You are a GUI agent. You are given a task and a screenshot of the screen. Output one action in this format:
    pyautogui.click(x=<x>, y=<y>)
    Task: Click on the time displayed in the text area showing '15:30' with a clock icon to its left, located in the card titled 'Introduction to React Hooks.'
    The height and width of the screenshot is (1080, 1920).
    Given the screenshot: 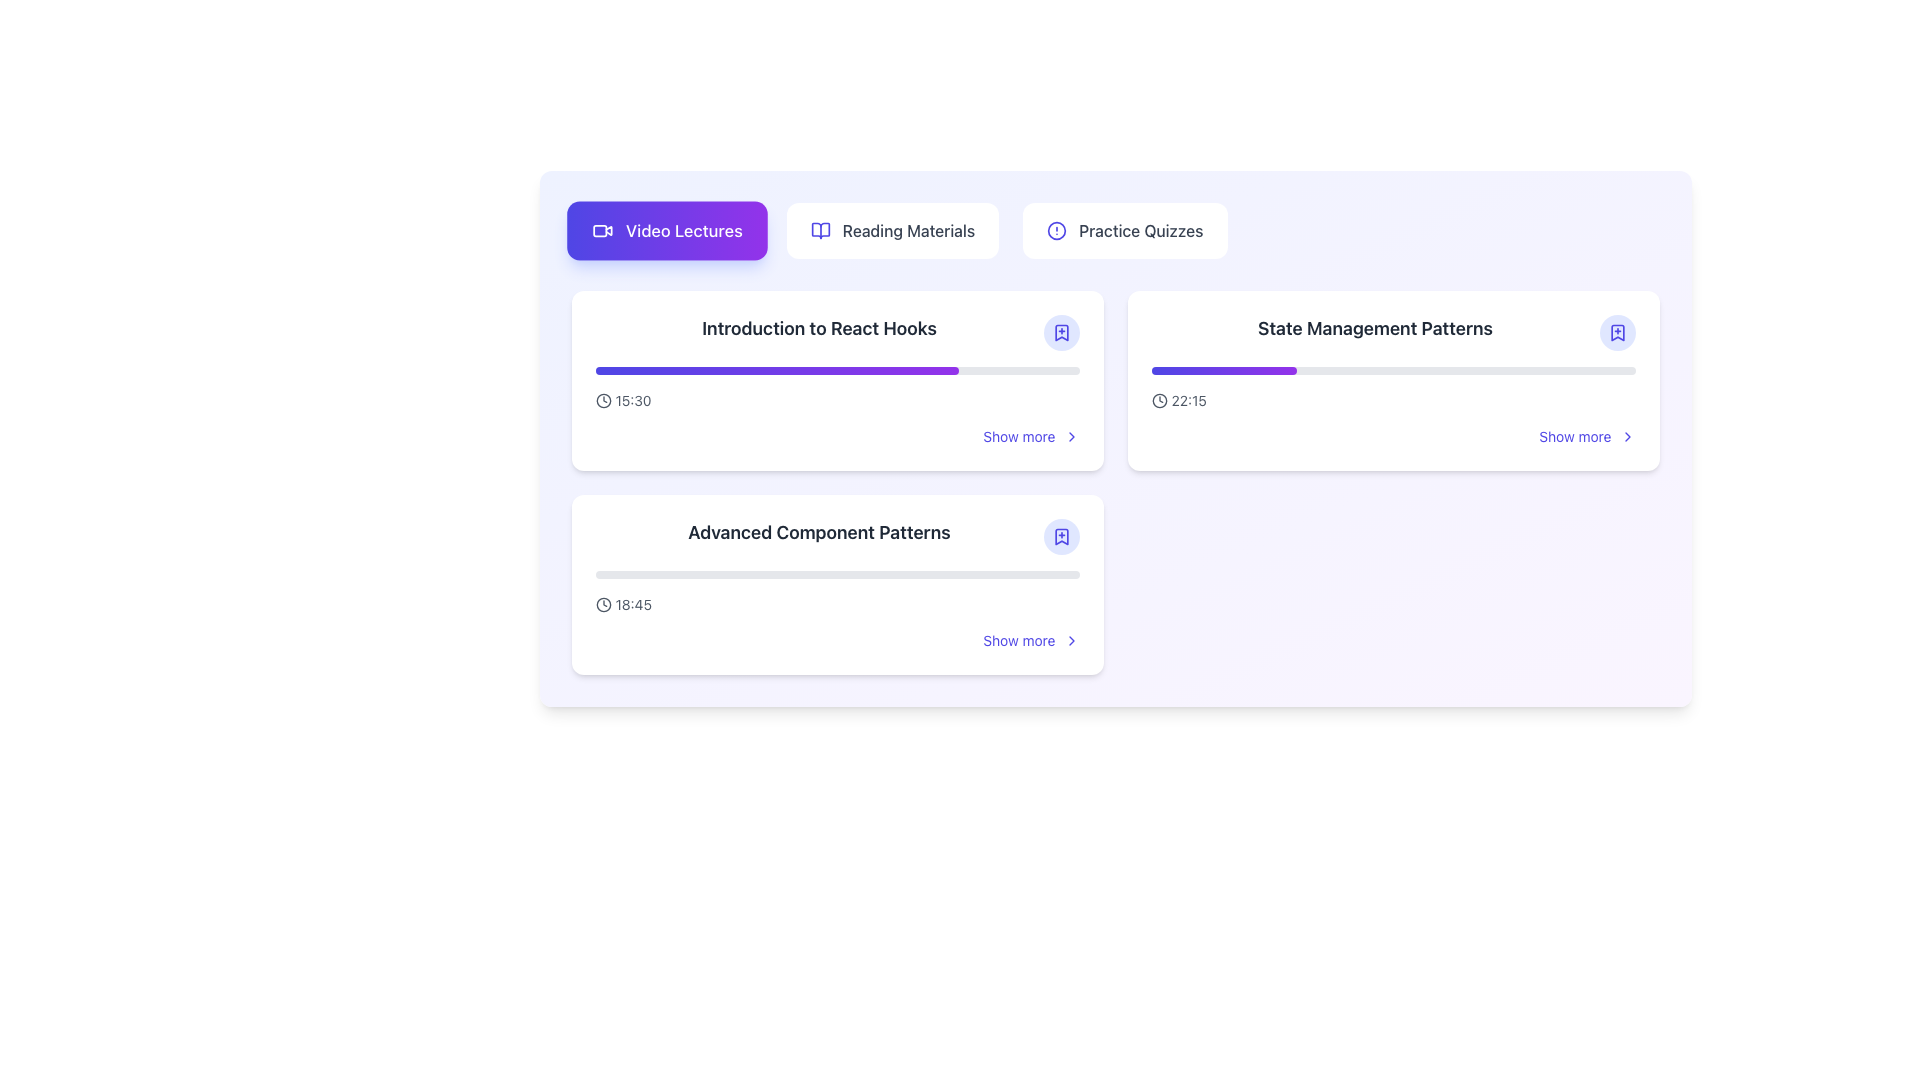 What is the action you would take?
    pyautogui.click(x=622, y=401)
    